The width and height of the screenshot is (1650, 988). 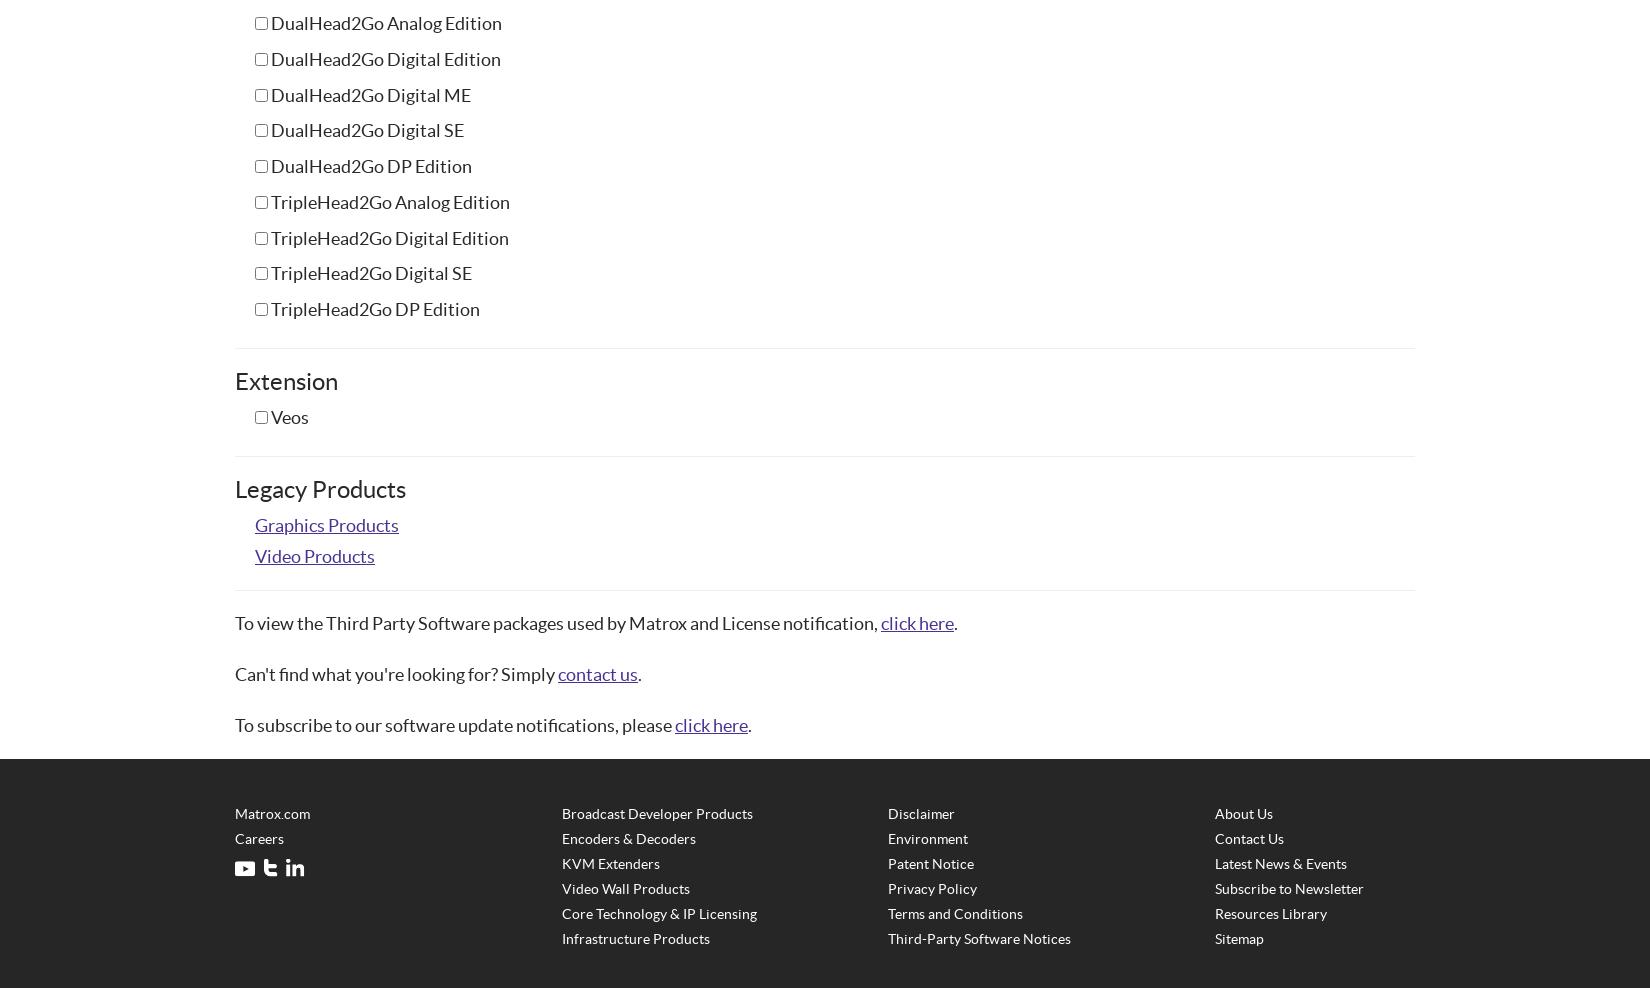 I want to click on 'Sitemap', so click(x=1238, y=938).